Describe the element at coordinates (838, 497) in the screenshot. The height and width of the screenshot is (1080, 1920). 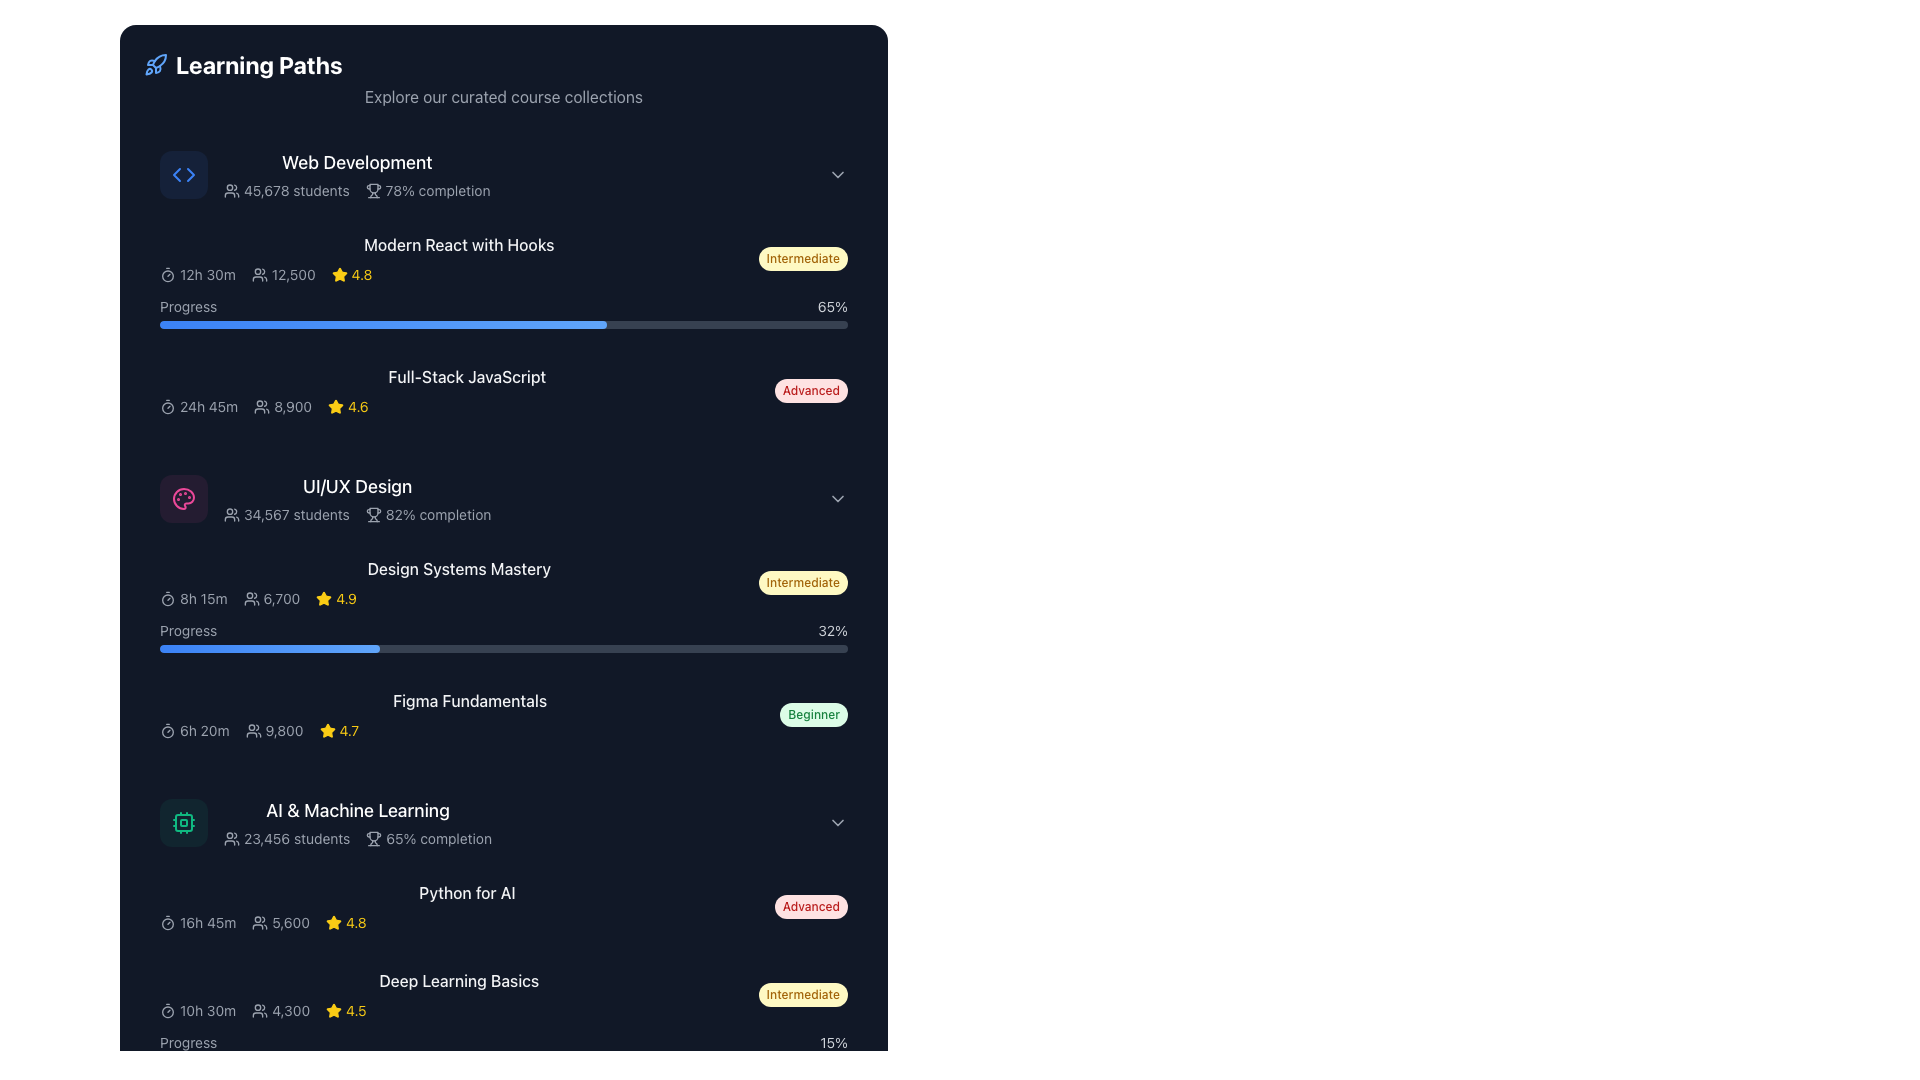
I see `the downward chevron icon indicator located to the far right of the 'UI/UX Design' section, in line with the '82% completion' text` at that location.